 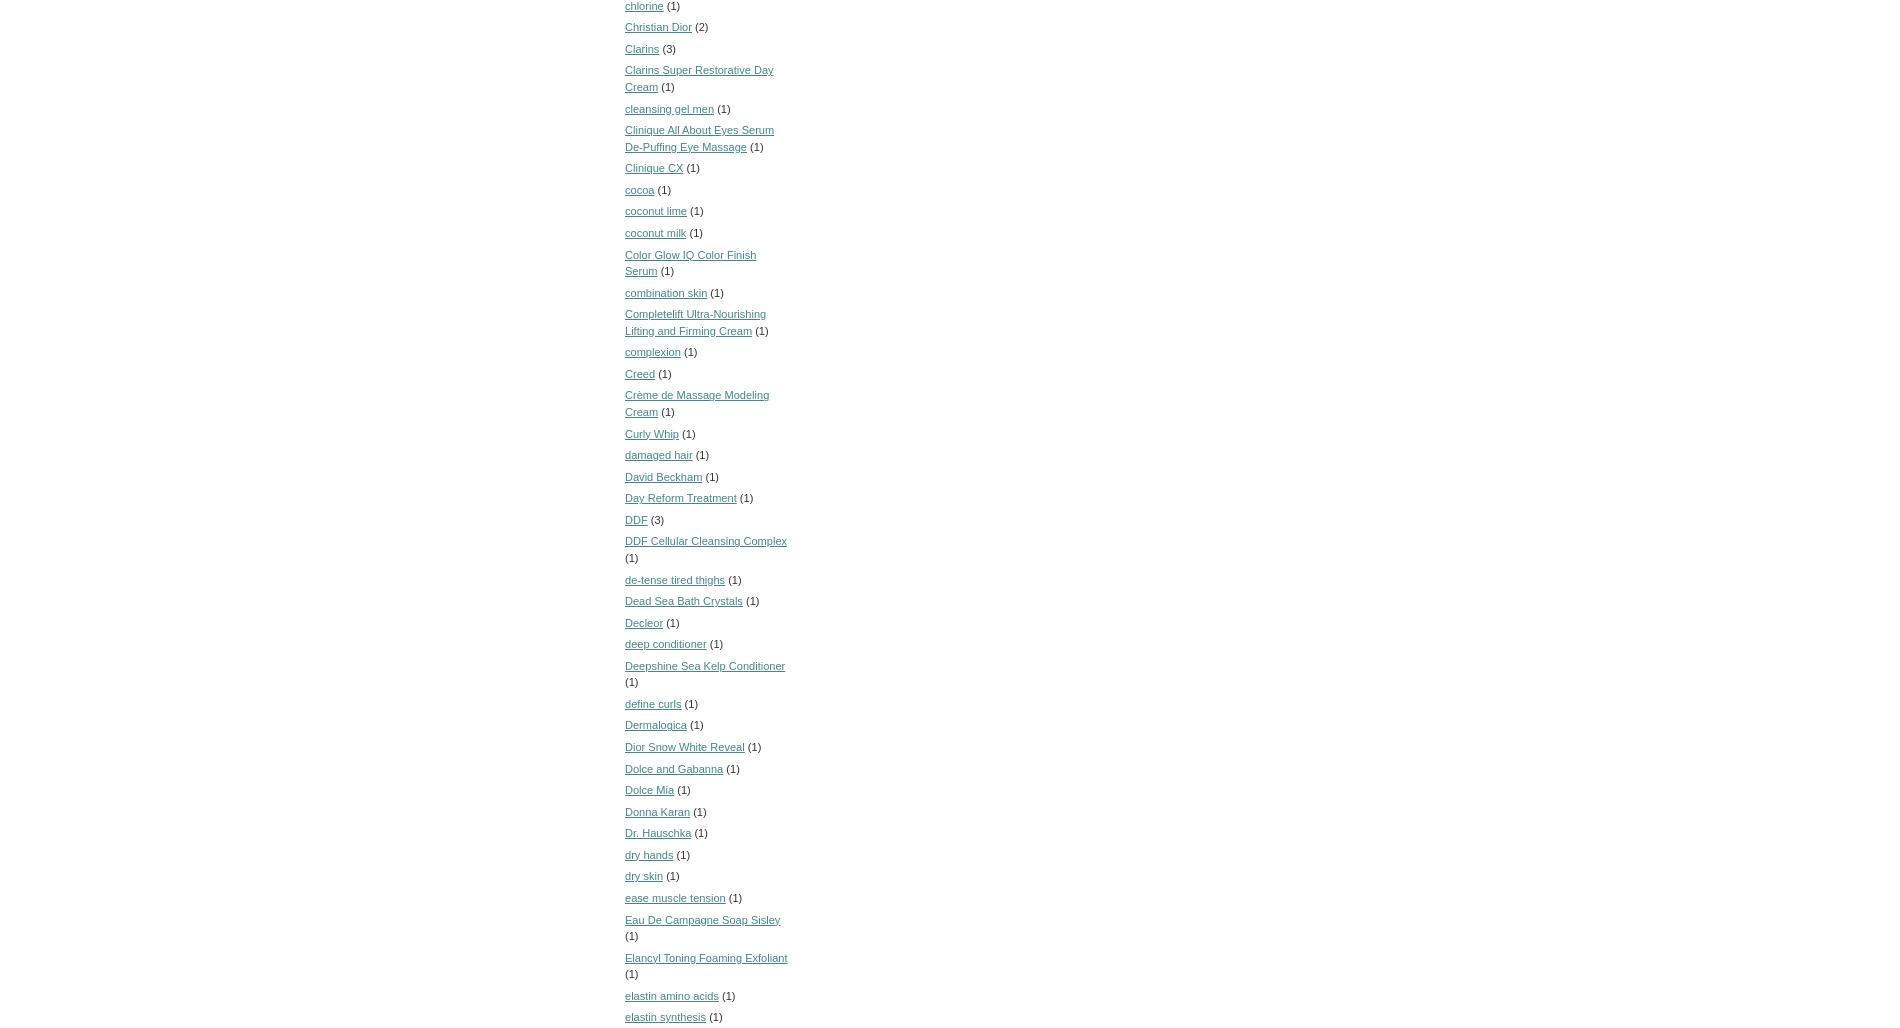 What do you see at coordinates (671, 994) in the screenshot?
I see `'elastin amino acids'` at bounding box center [671, 994].